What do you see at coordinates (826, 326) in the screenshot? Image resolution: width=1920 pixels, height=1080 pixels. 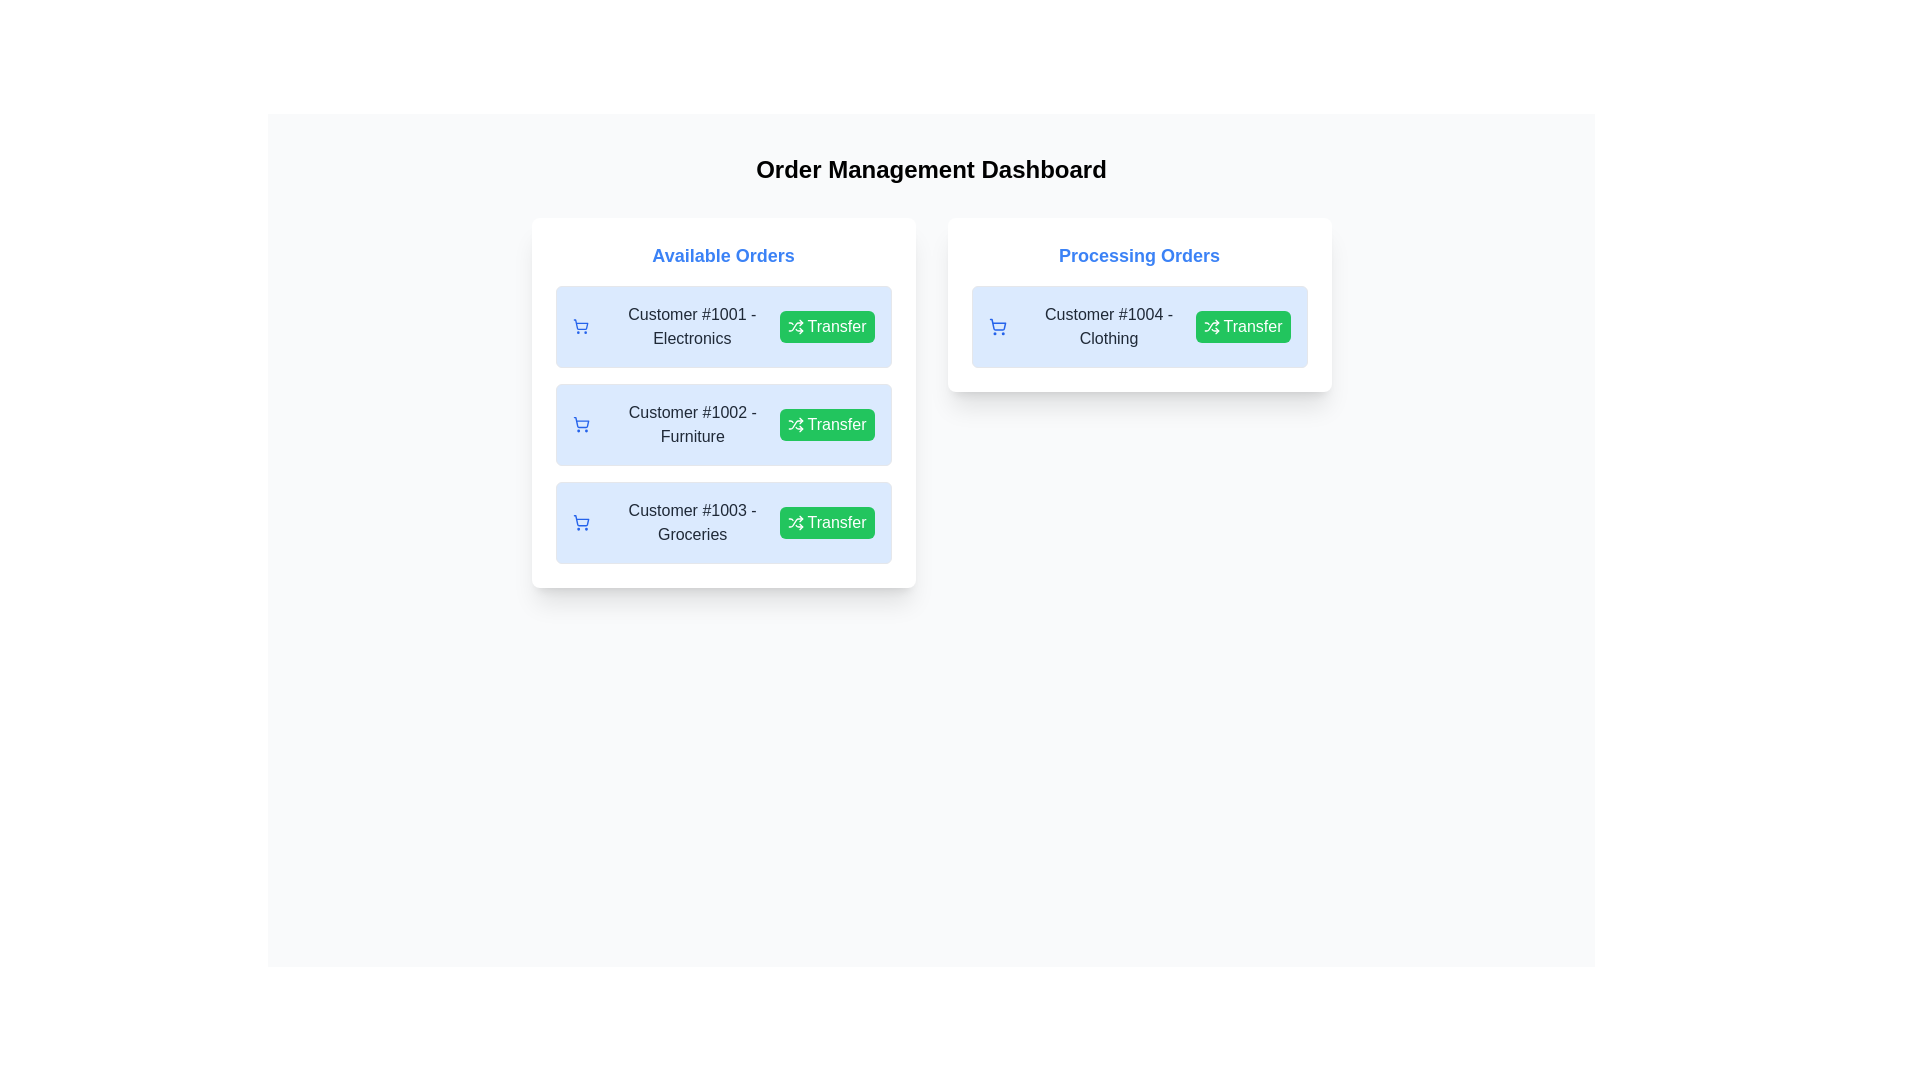 I see `the green 'Transfer' button with rounded corners and white text, which is located in the 'Customer #1001 - Electronics' section of the 'Available Orders' group` at bounding box center [826, 326].